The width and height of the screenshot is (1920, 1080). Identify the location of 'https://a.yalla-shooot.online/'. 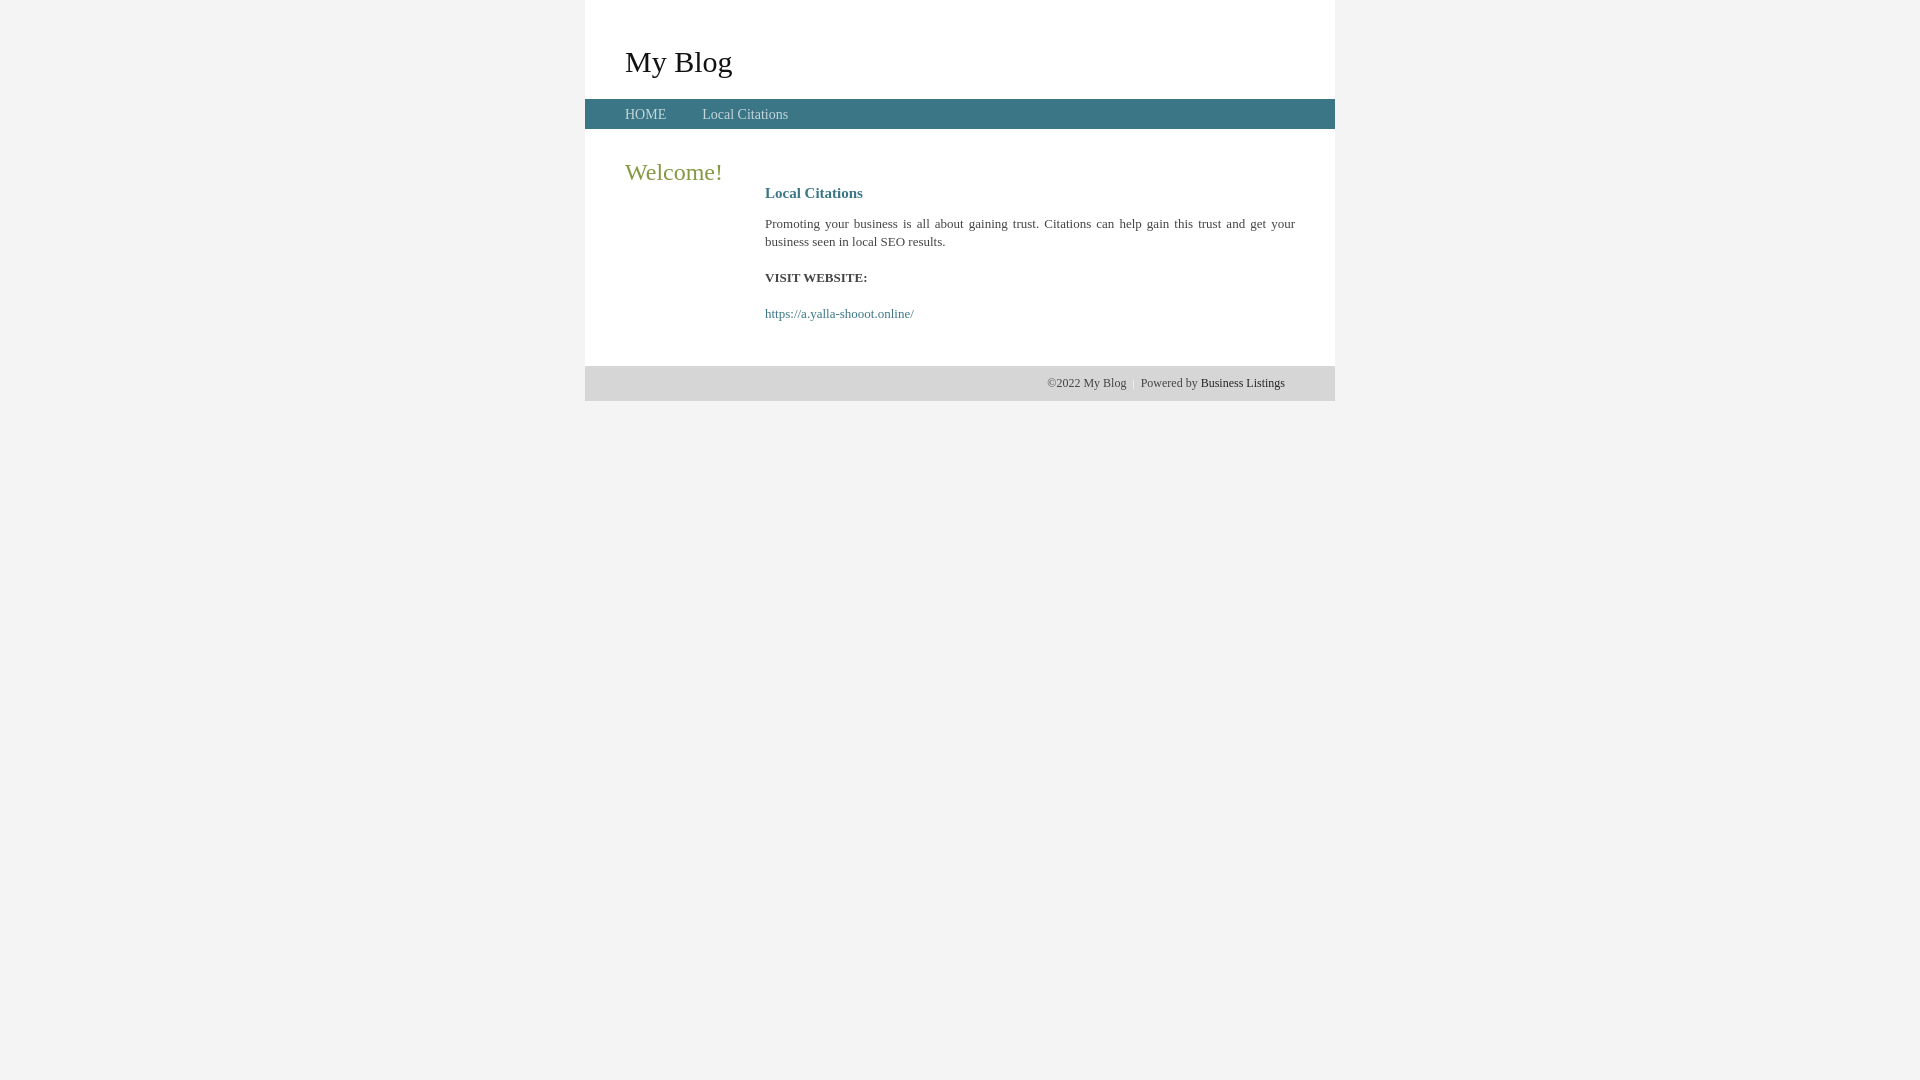
(839, 313).